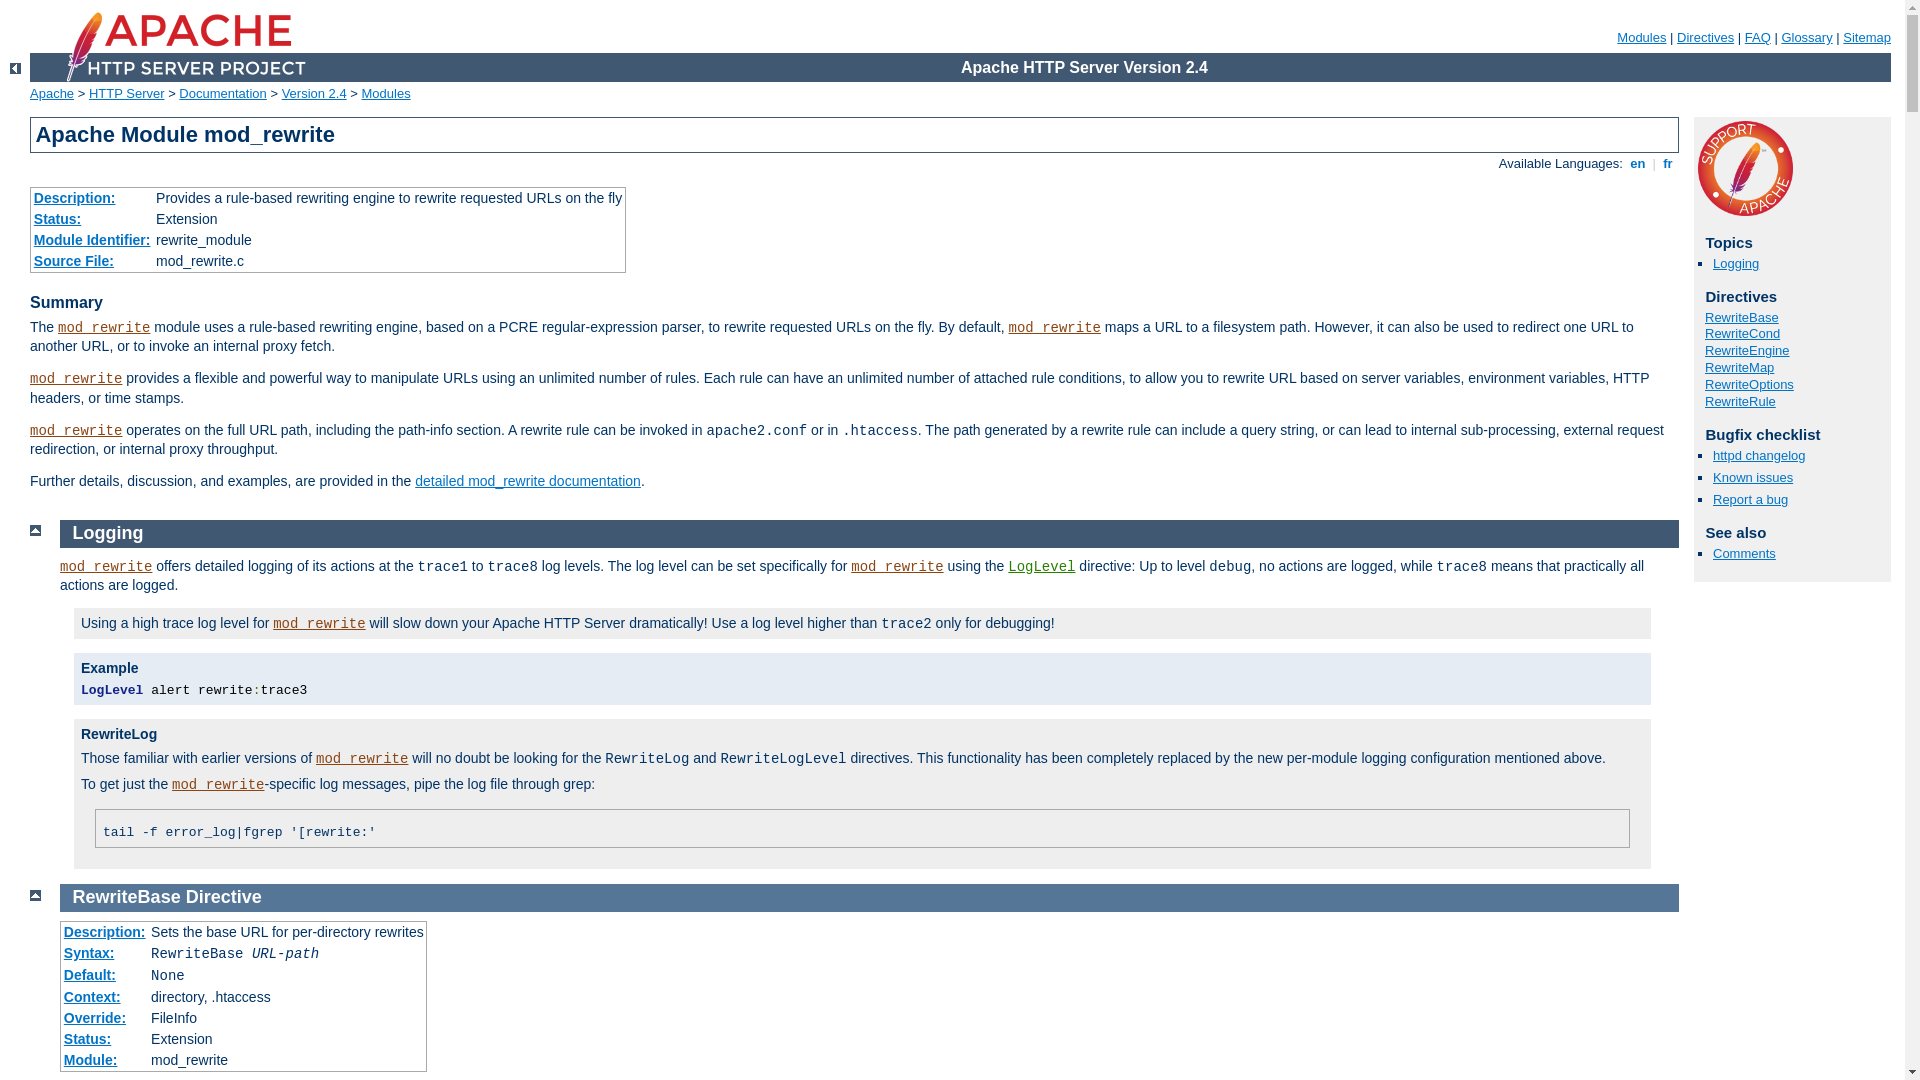 The width and height of the screenshot is (1920, 1080). What do you see at coordinates (104, 567) in the screenshot?
I see `'mod_rewrite'` at bounding box center [104, 567].